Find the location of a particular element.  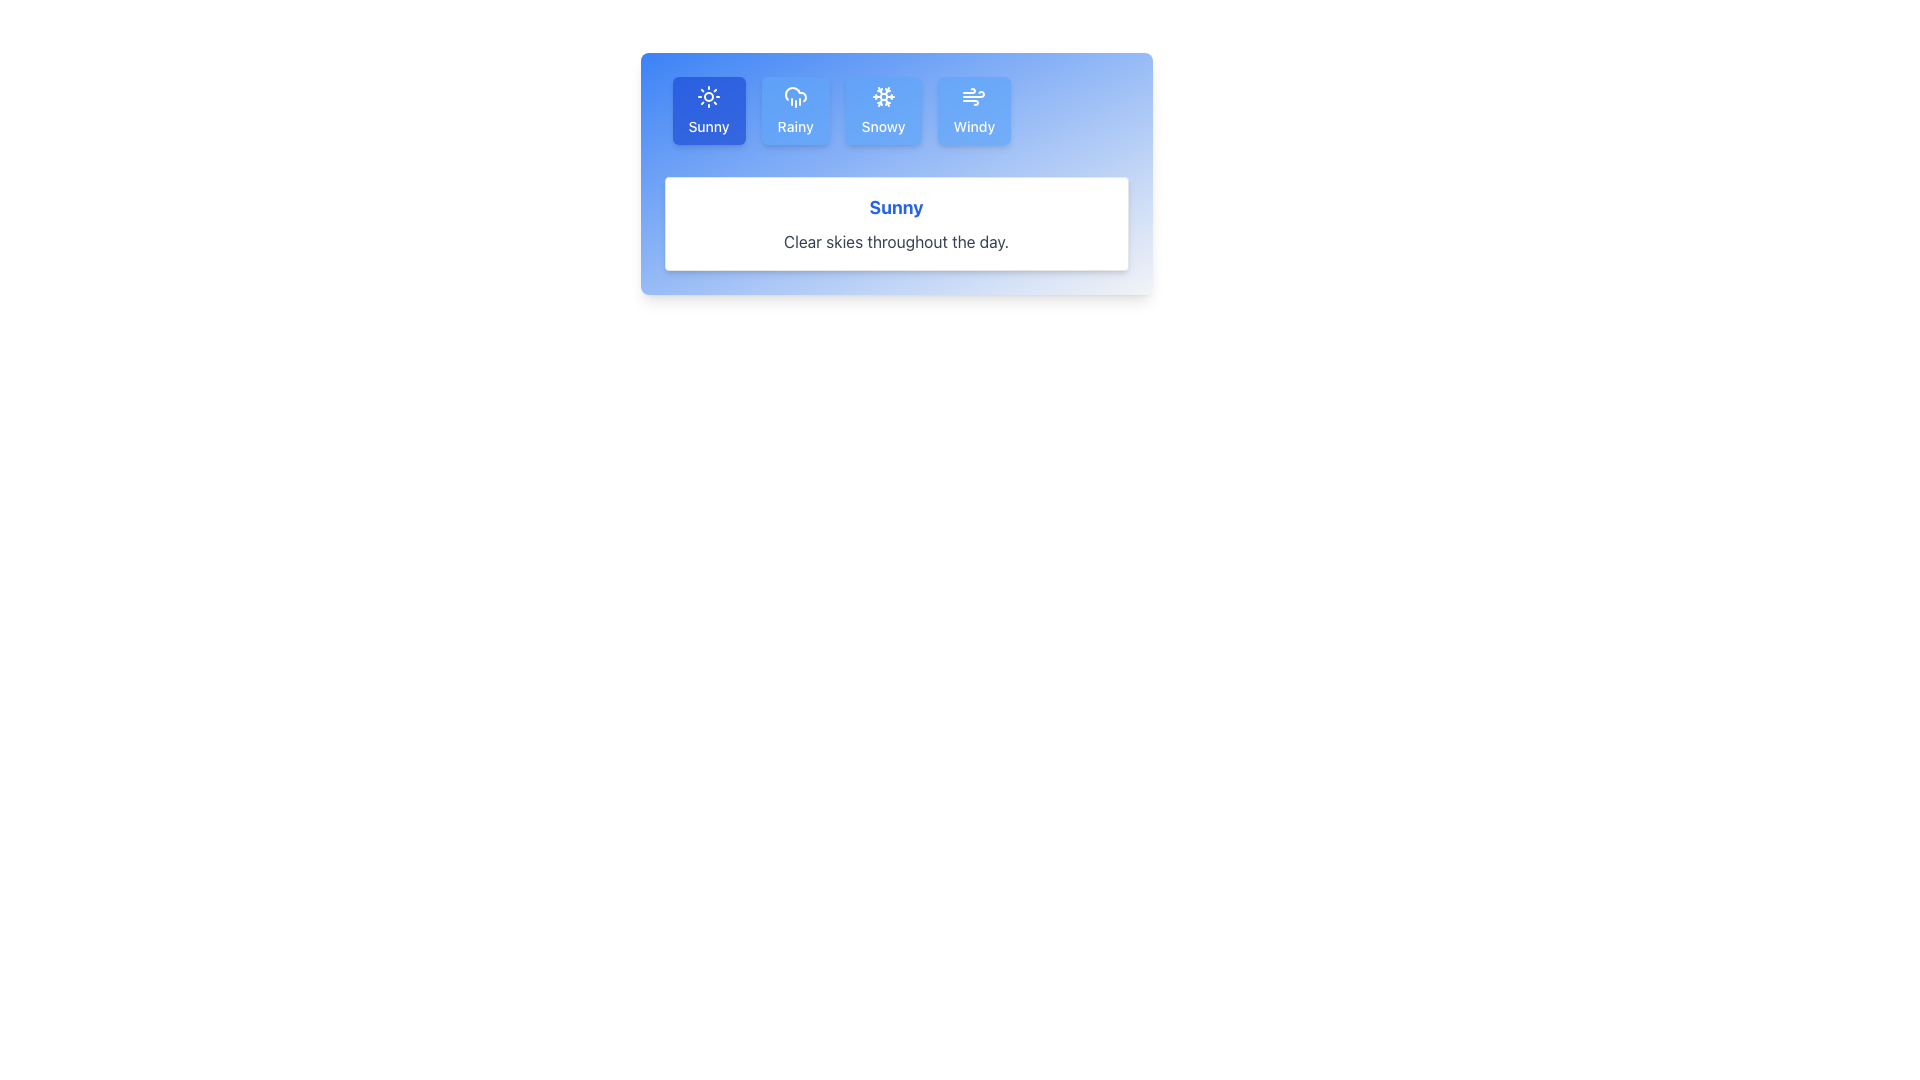

the 'Sunny' button, which is a rectangular button with rounded corners, blue background, and a white sun icon, located on the far-left side of the weather selection group is located at coordinates (709, 111).